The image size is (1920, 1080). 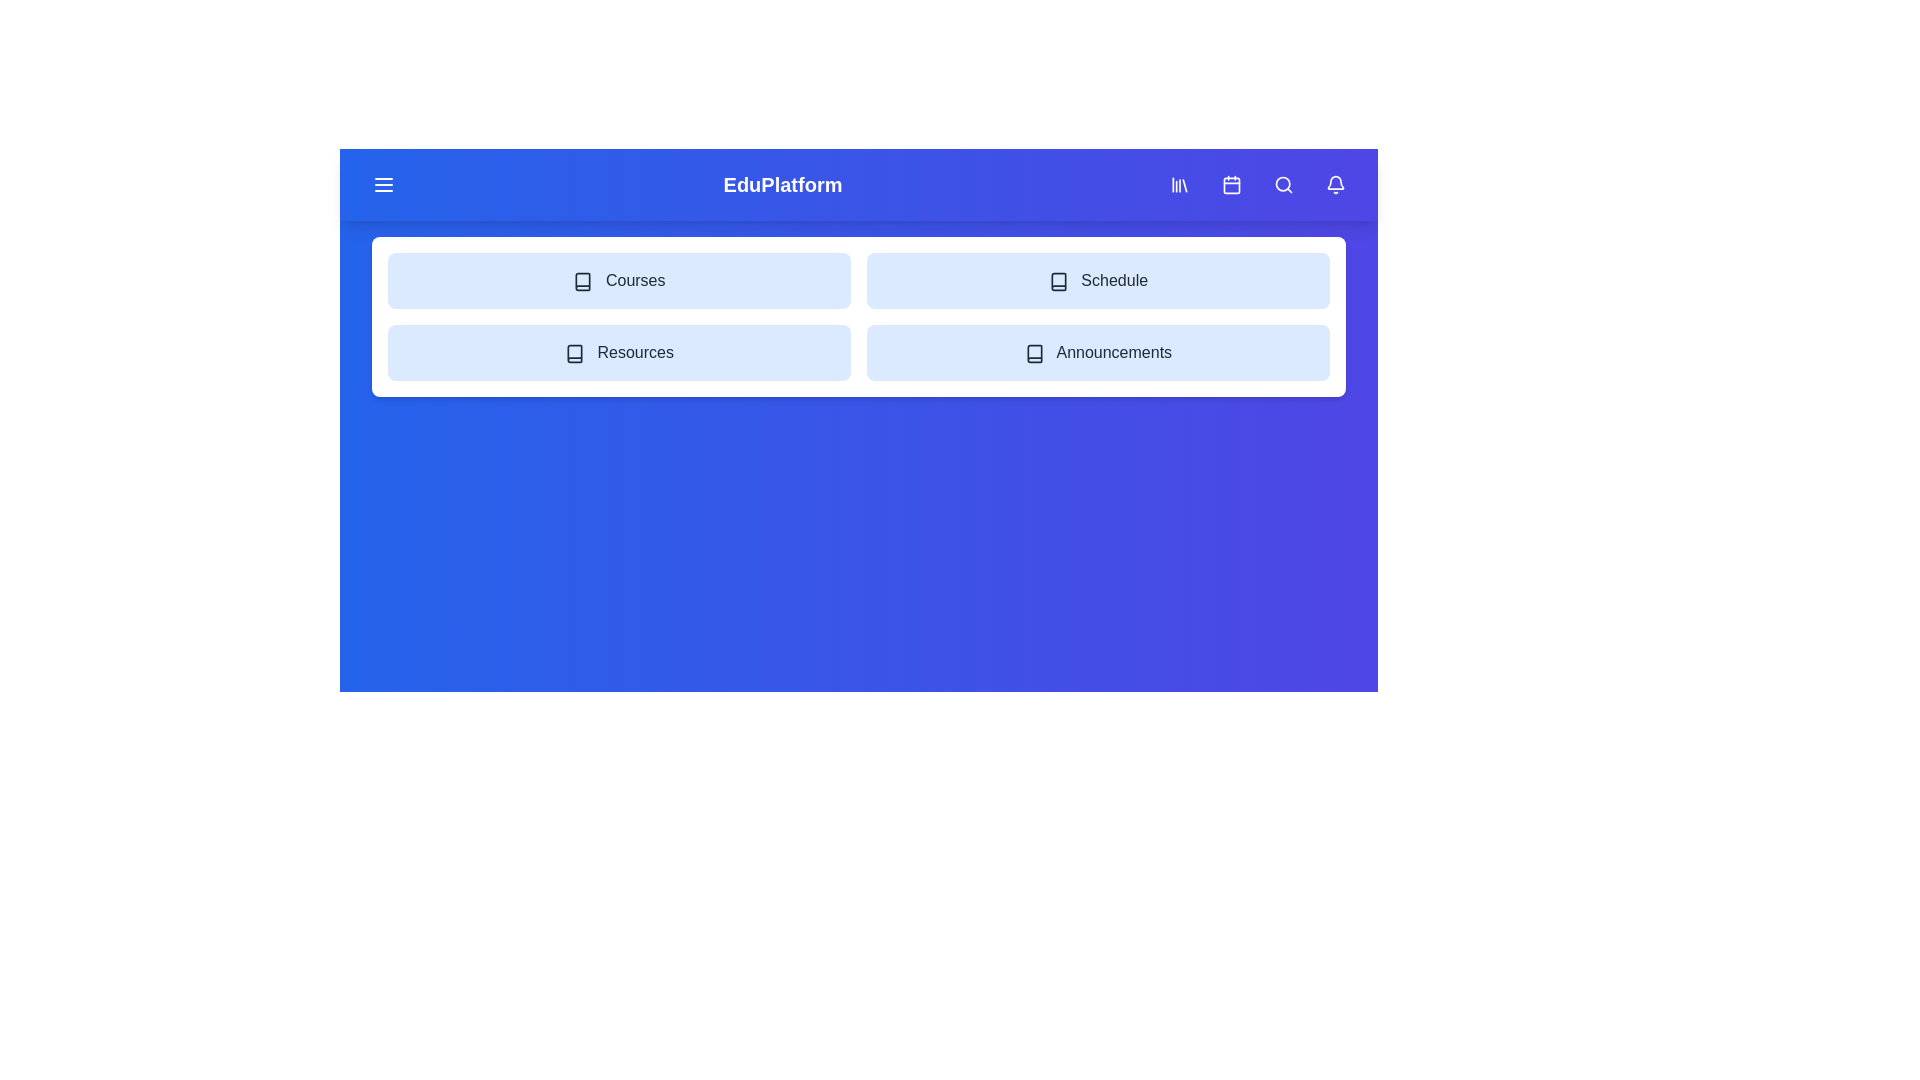 What do you see at coordinates (1097, 281) in the screenshot?
I see `the 'Schedule' button to select it` at bounding box center [1097, 281].